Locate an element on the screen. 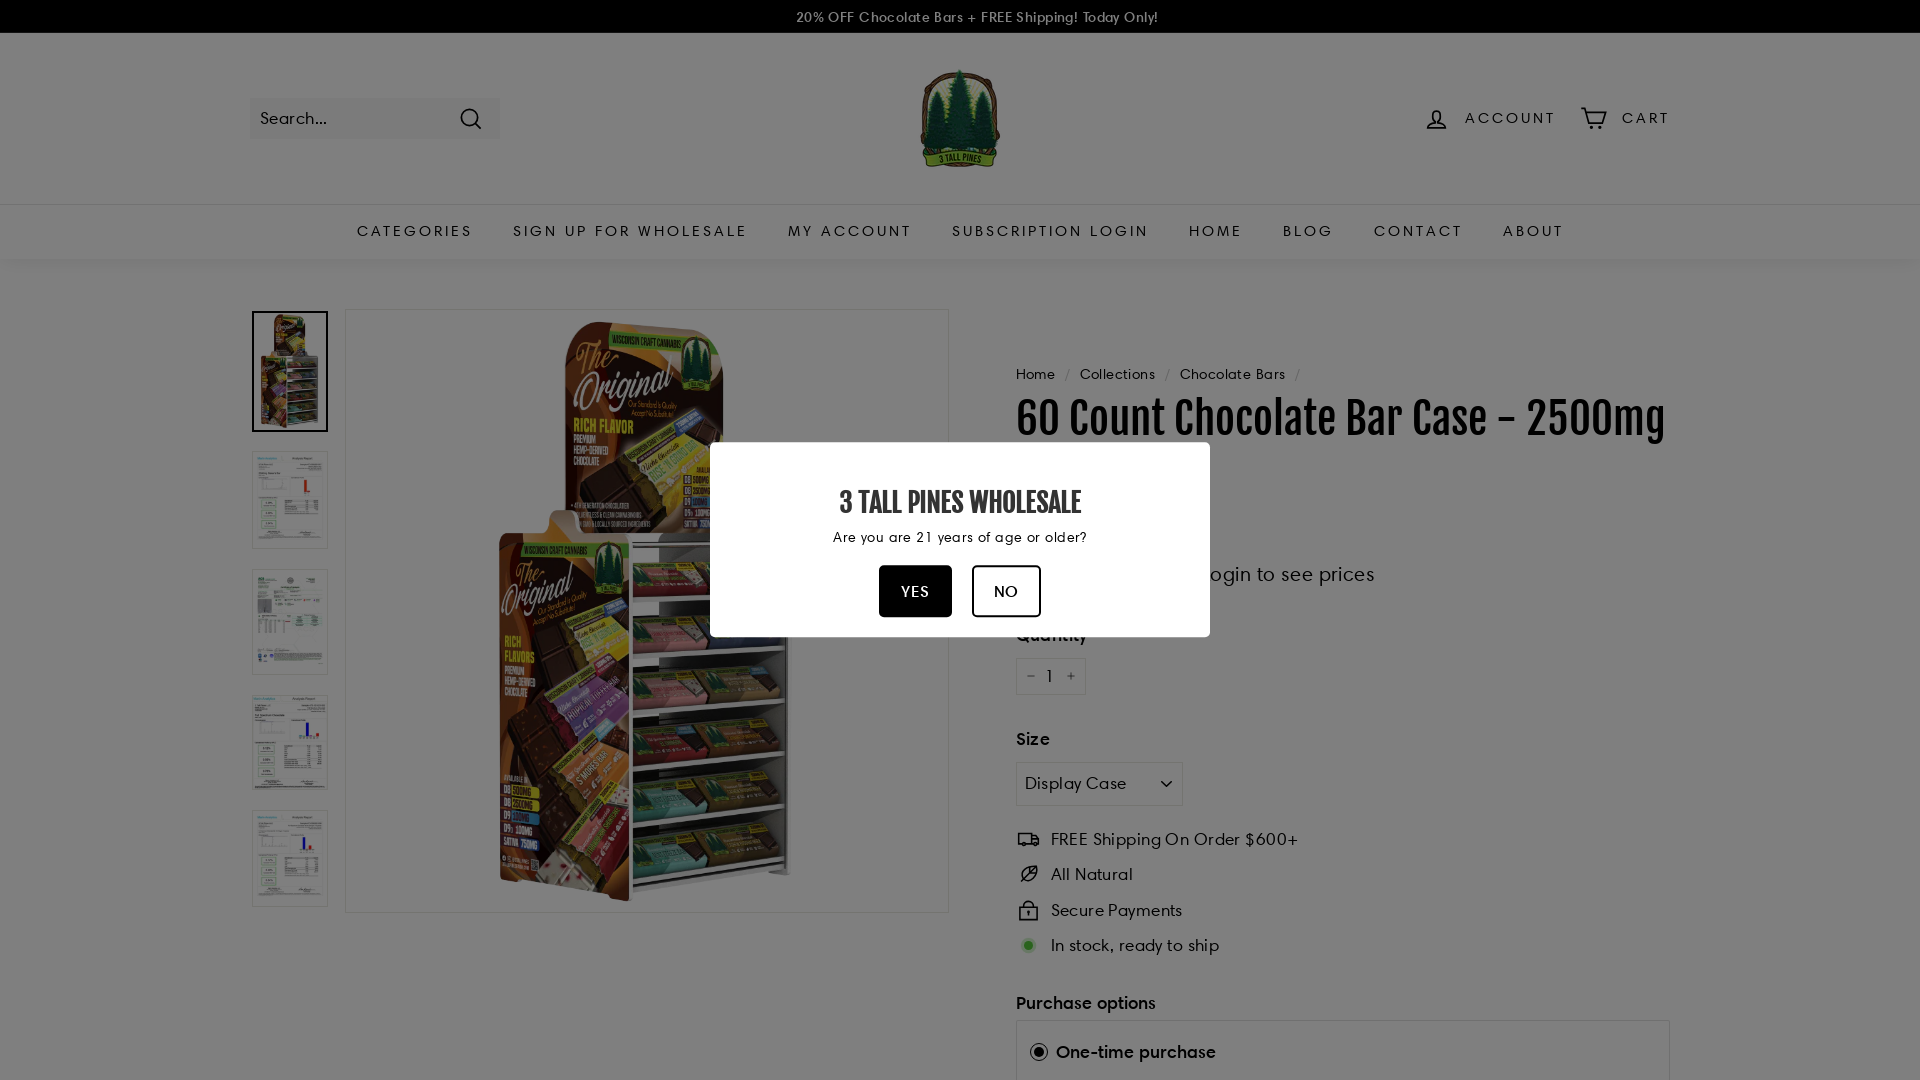 The width and height of the screenshot is (1920, 1080). '+' is located at coordinates (1069, 676).